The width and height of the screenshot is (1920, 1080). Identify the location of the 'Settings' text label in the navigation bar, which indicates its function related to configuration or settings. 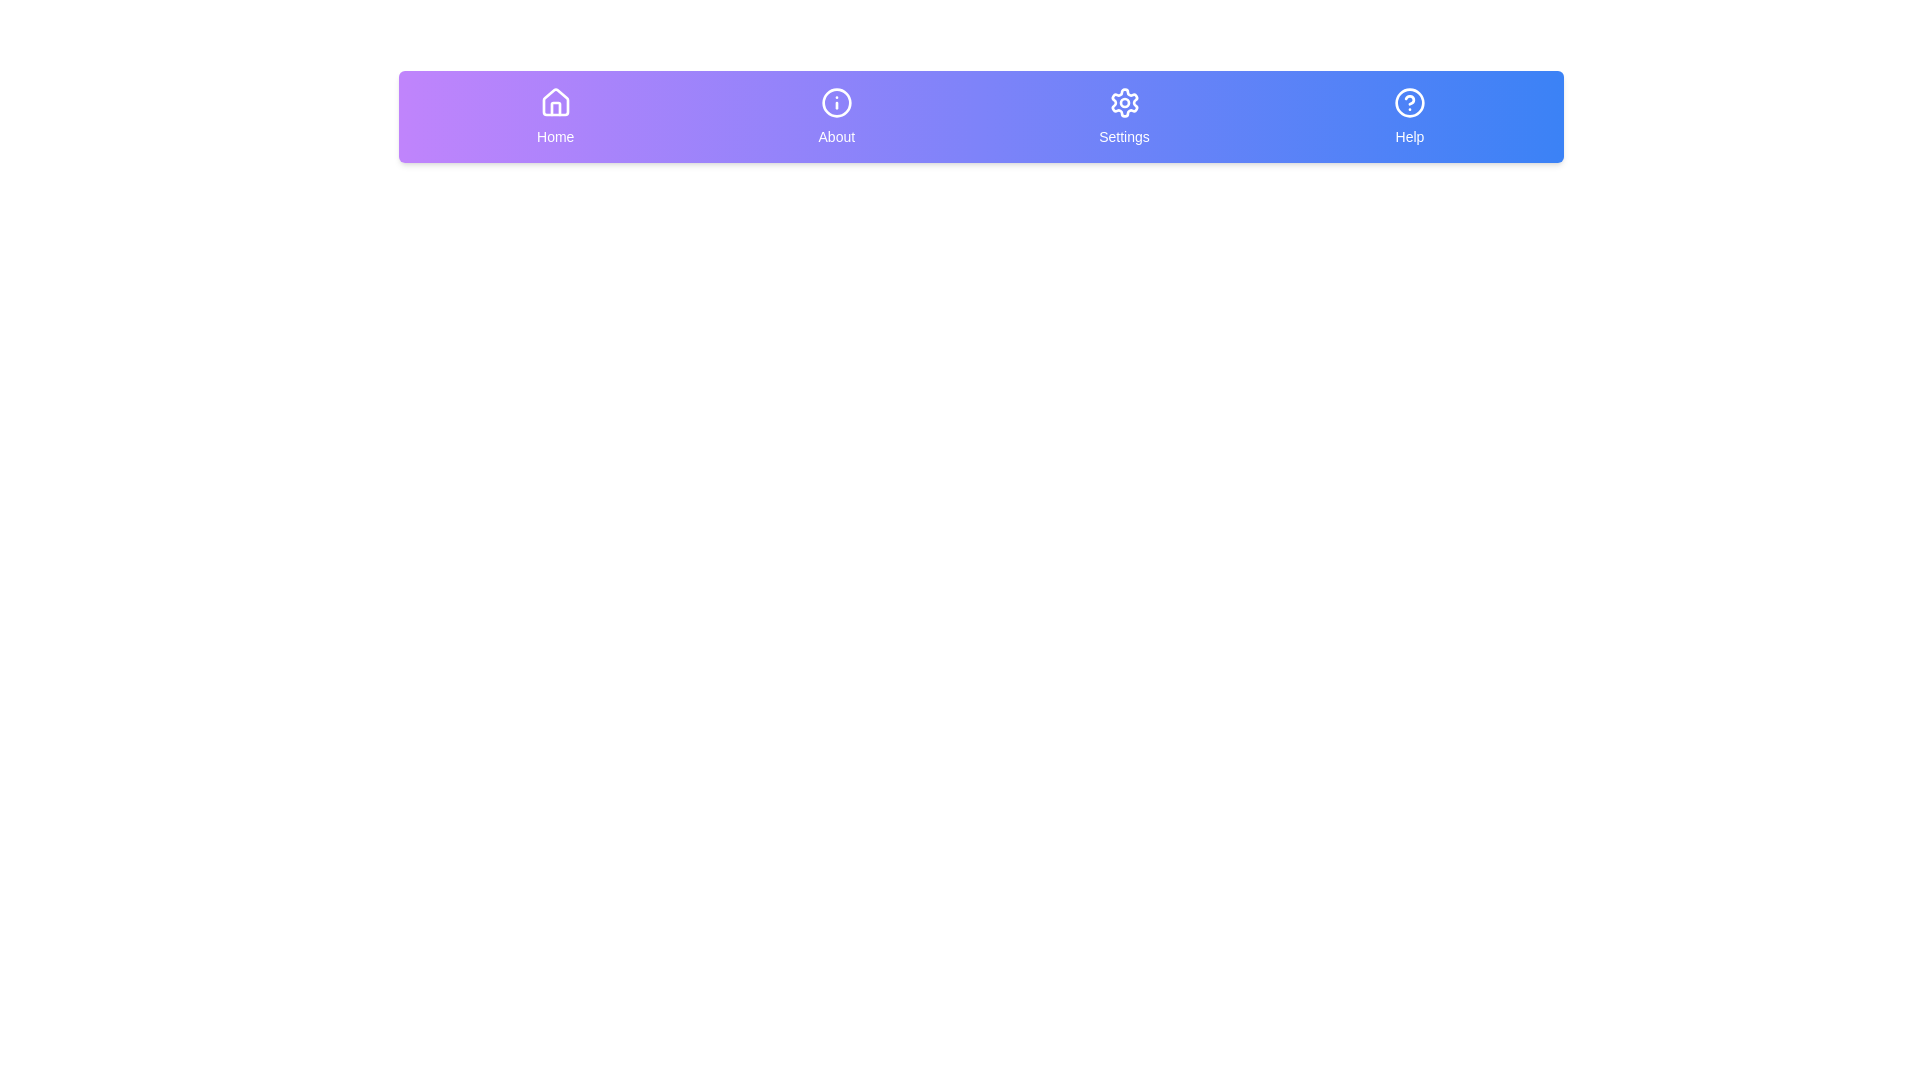
(1124, 136).